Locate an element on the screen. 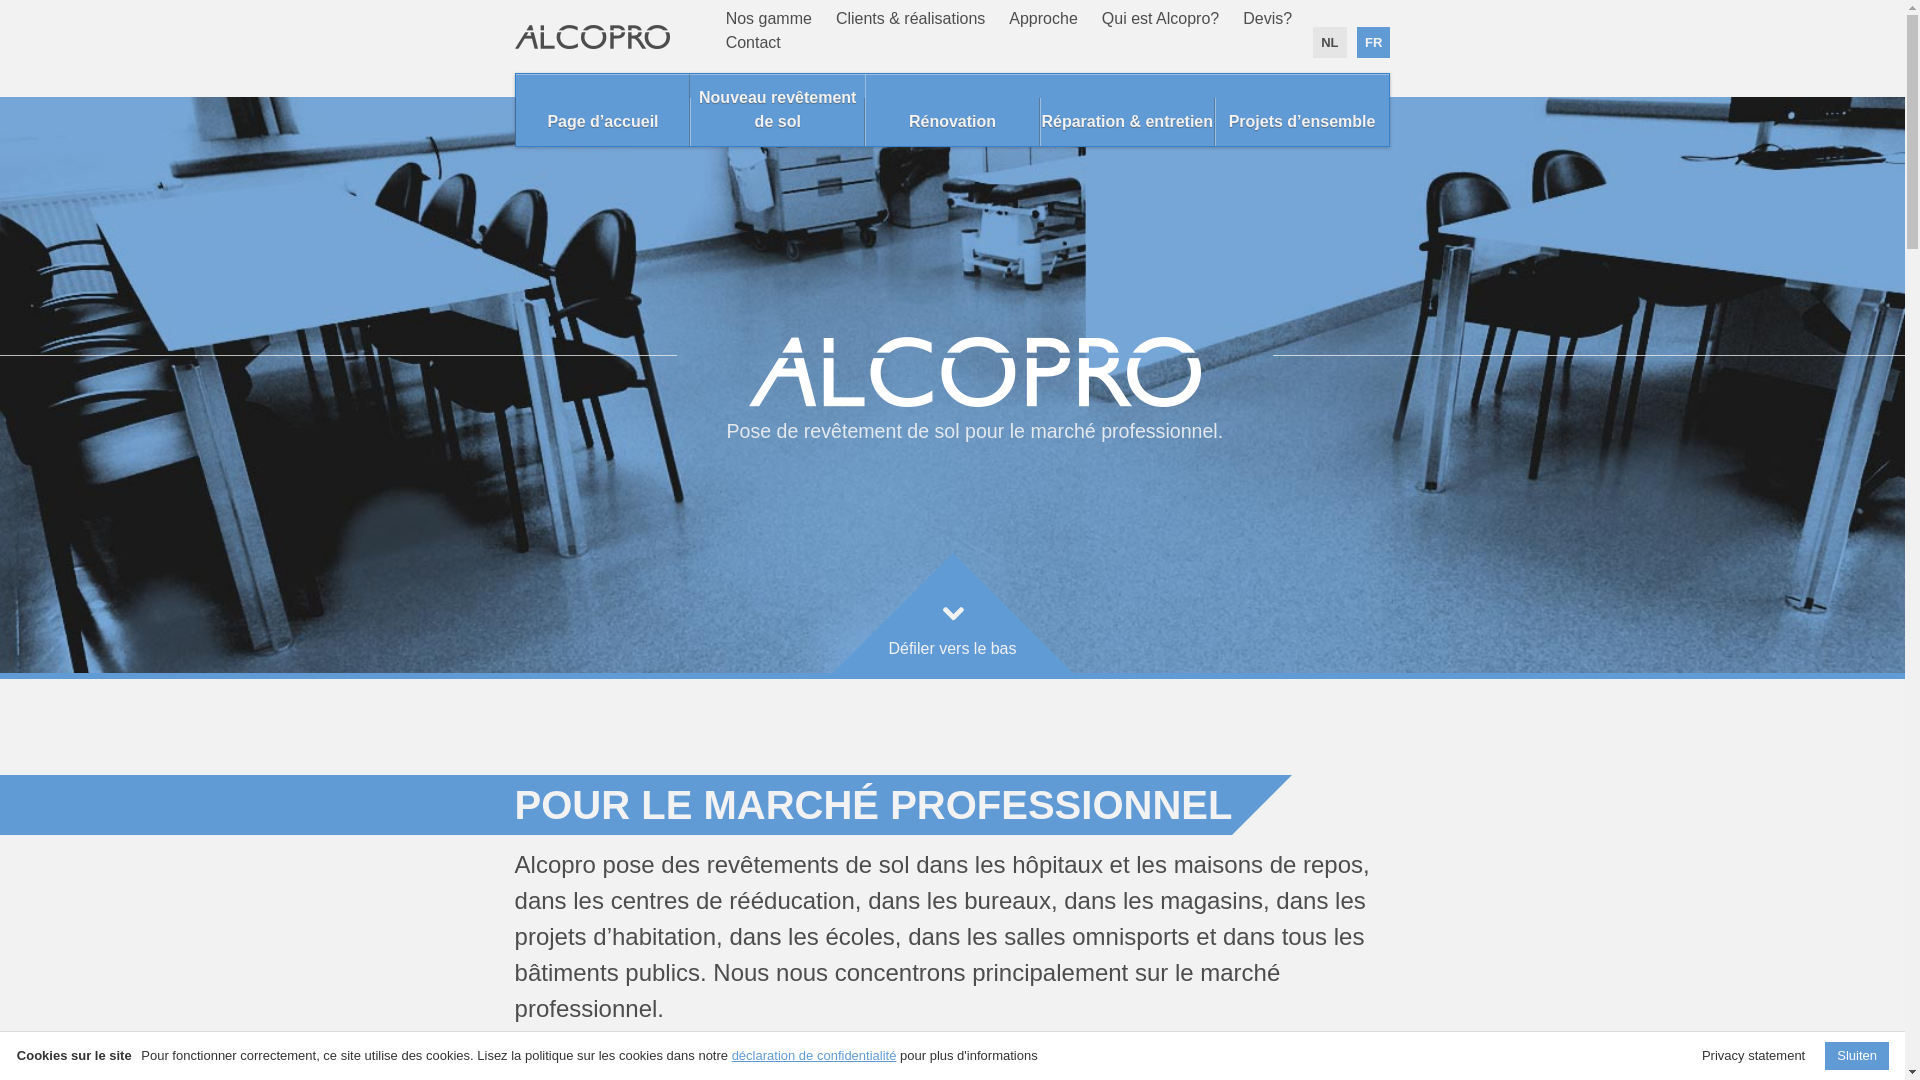  'Contact' is located at coordinates (724, 42).